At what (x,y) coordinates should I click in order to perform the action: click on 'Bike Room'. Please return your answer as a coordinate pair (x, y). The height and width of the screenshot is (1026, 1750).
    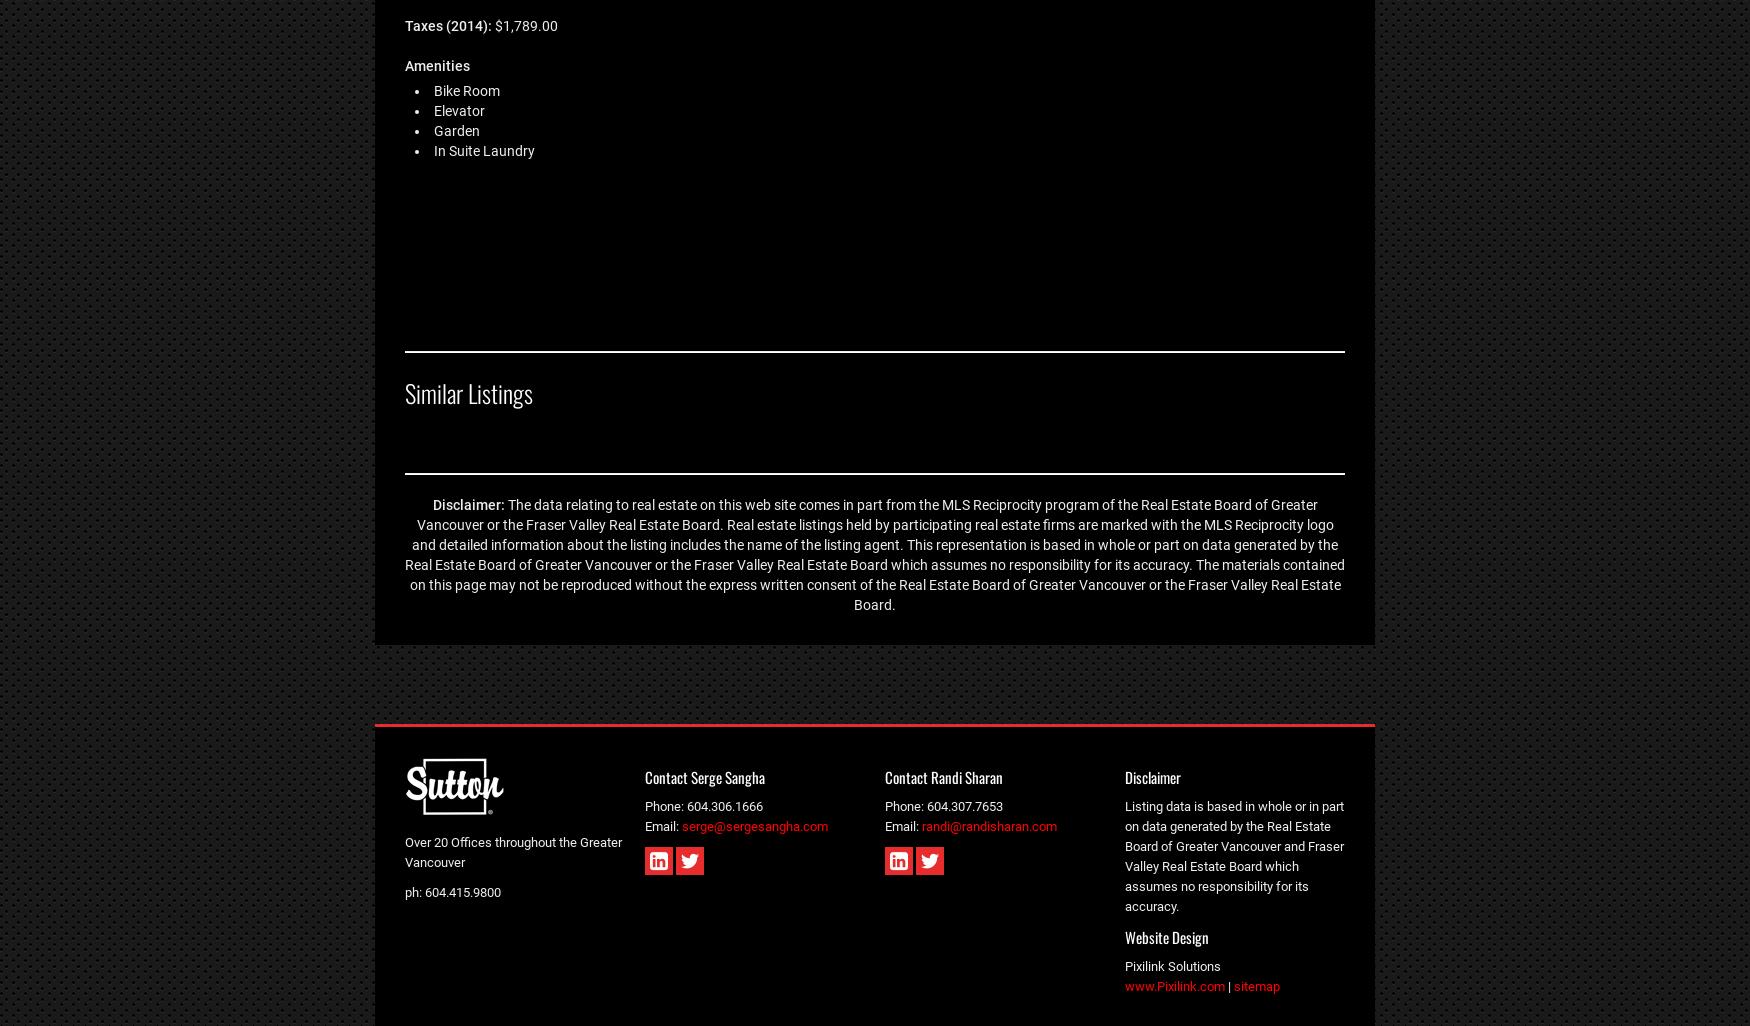
    Looking at the image, I should click on (467, 88).